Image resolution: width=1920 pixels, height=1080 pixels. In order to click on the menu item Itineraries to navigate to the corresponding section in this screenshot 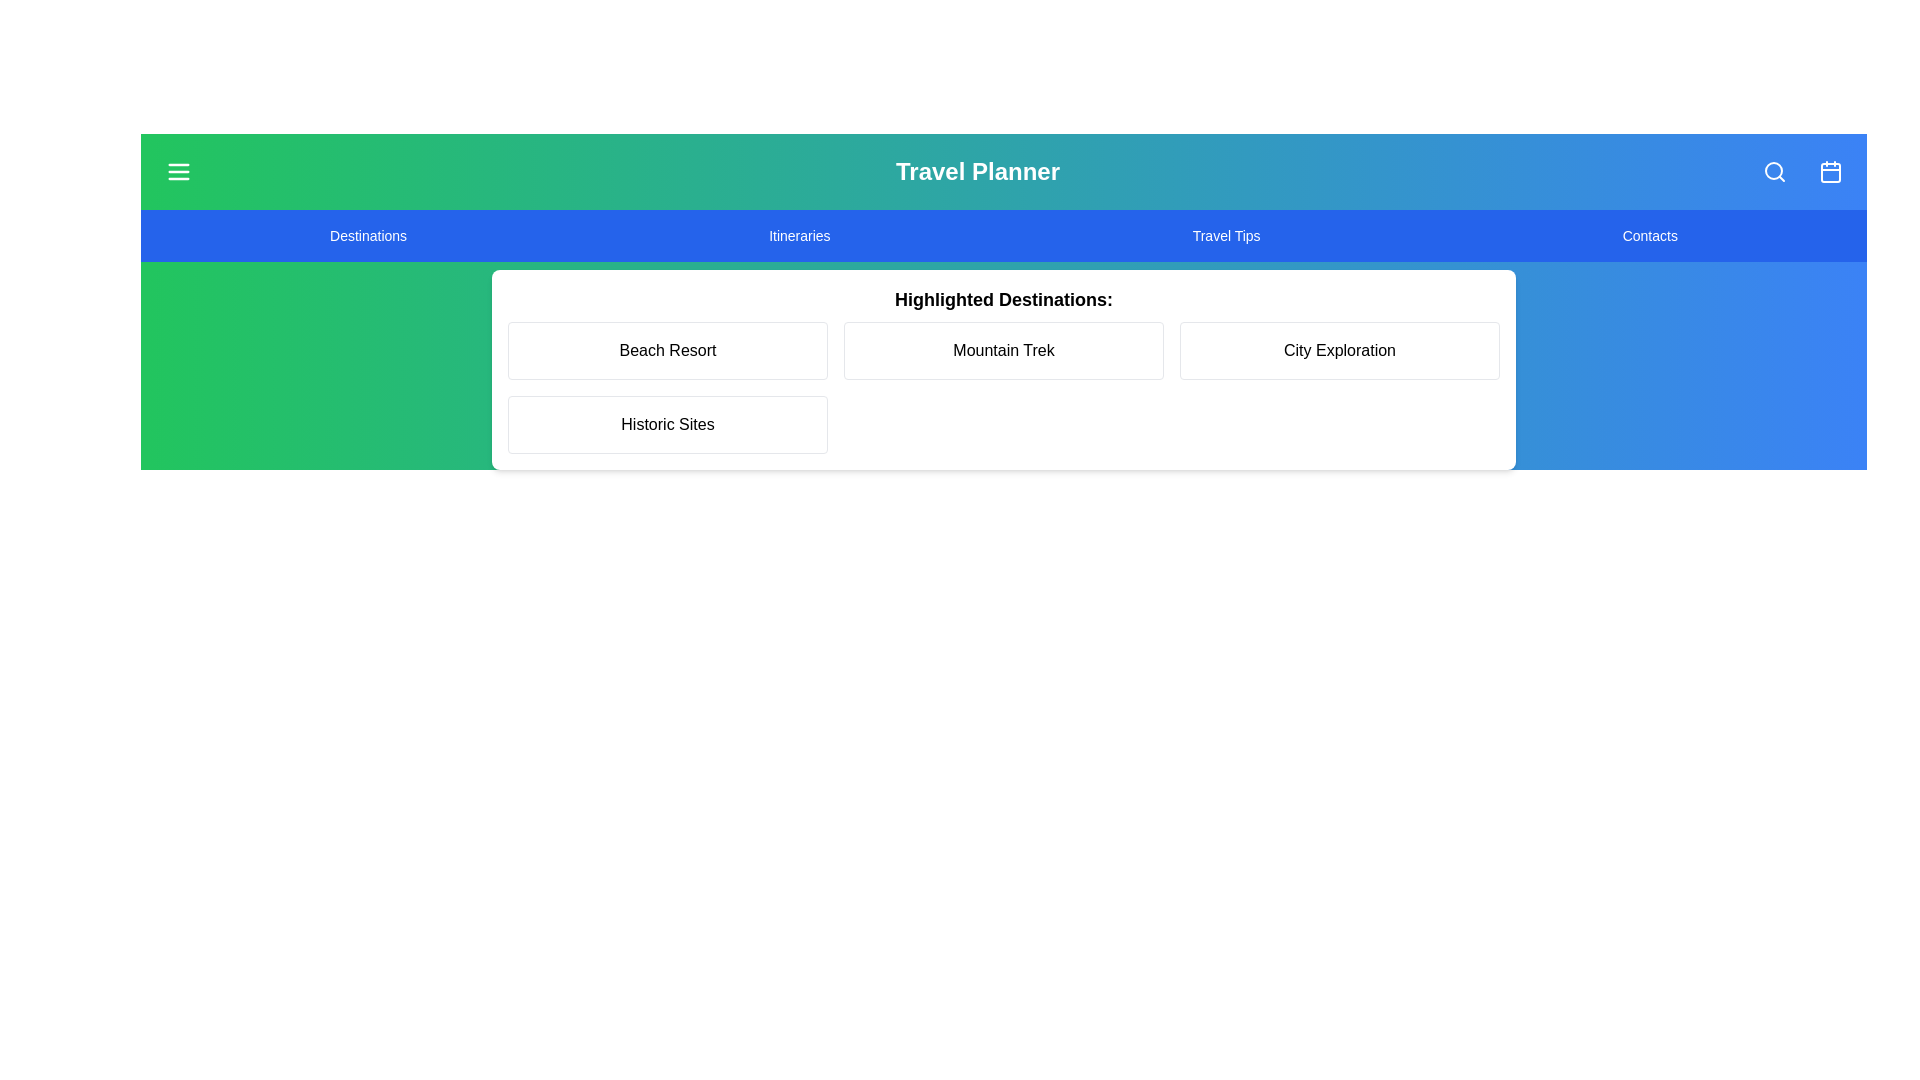, I will do `click(798, 234)`.